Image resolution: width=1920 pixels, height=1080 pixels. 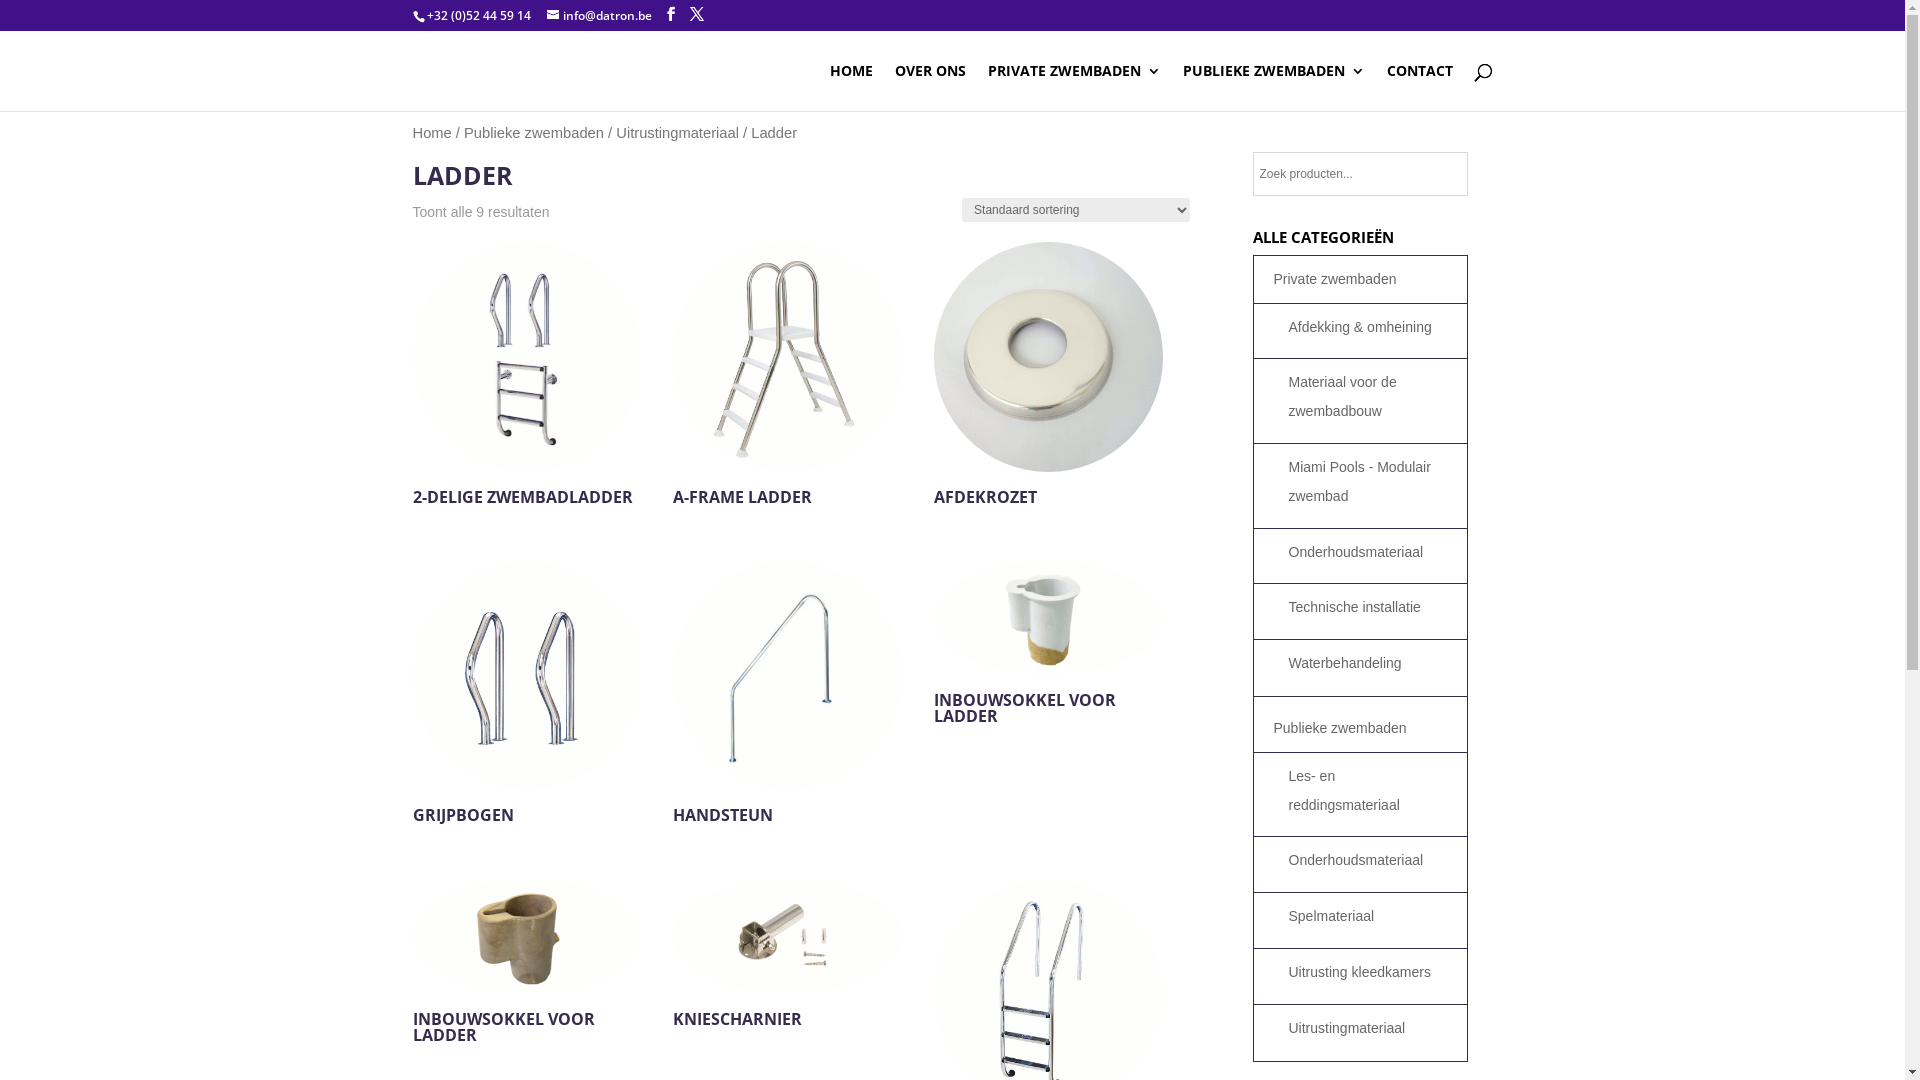 What do you see at coordinates (830, 86) in the screenshot?
I see `'HOME'` at bounding box center [830, 86].